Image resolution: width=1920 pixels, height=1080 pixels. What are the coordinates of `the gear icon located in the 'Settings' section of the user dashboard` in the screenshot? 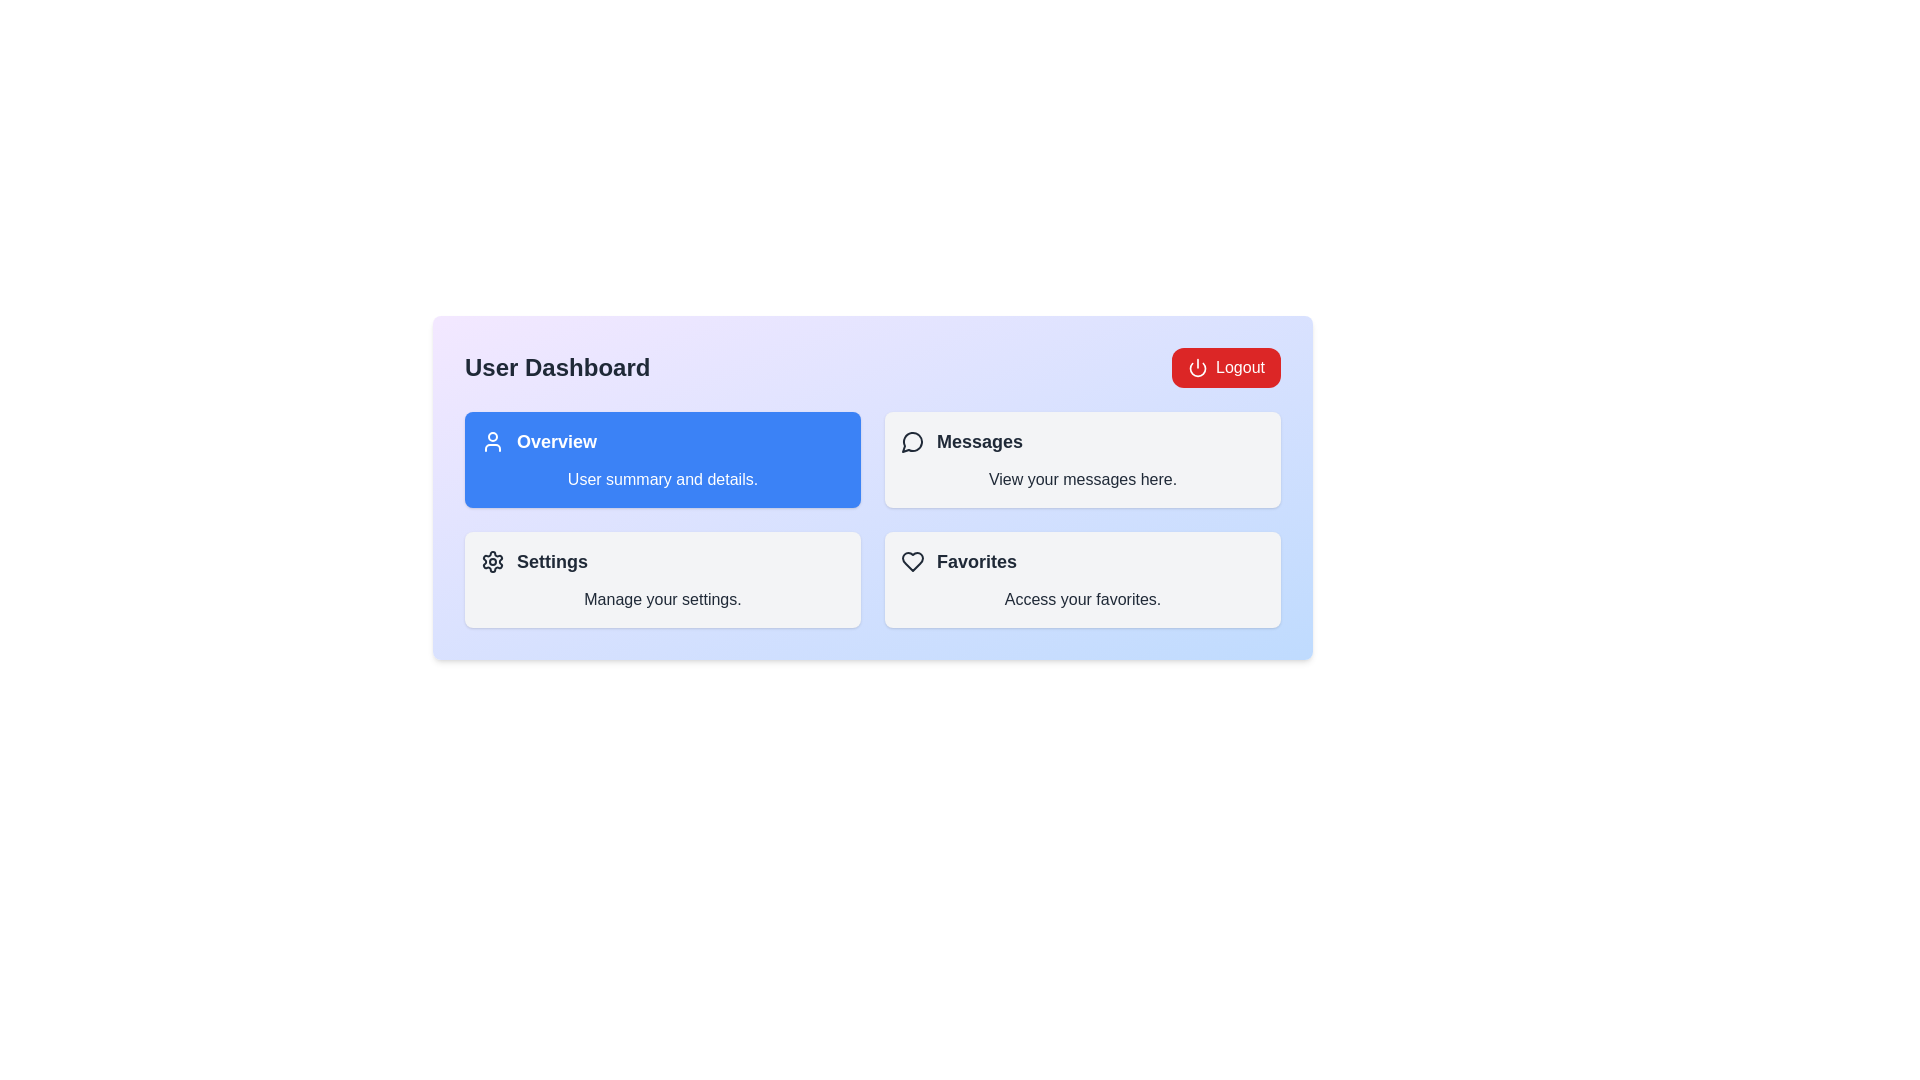 It's located at (493, 562).